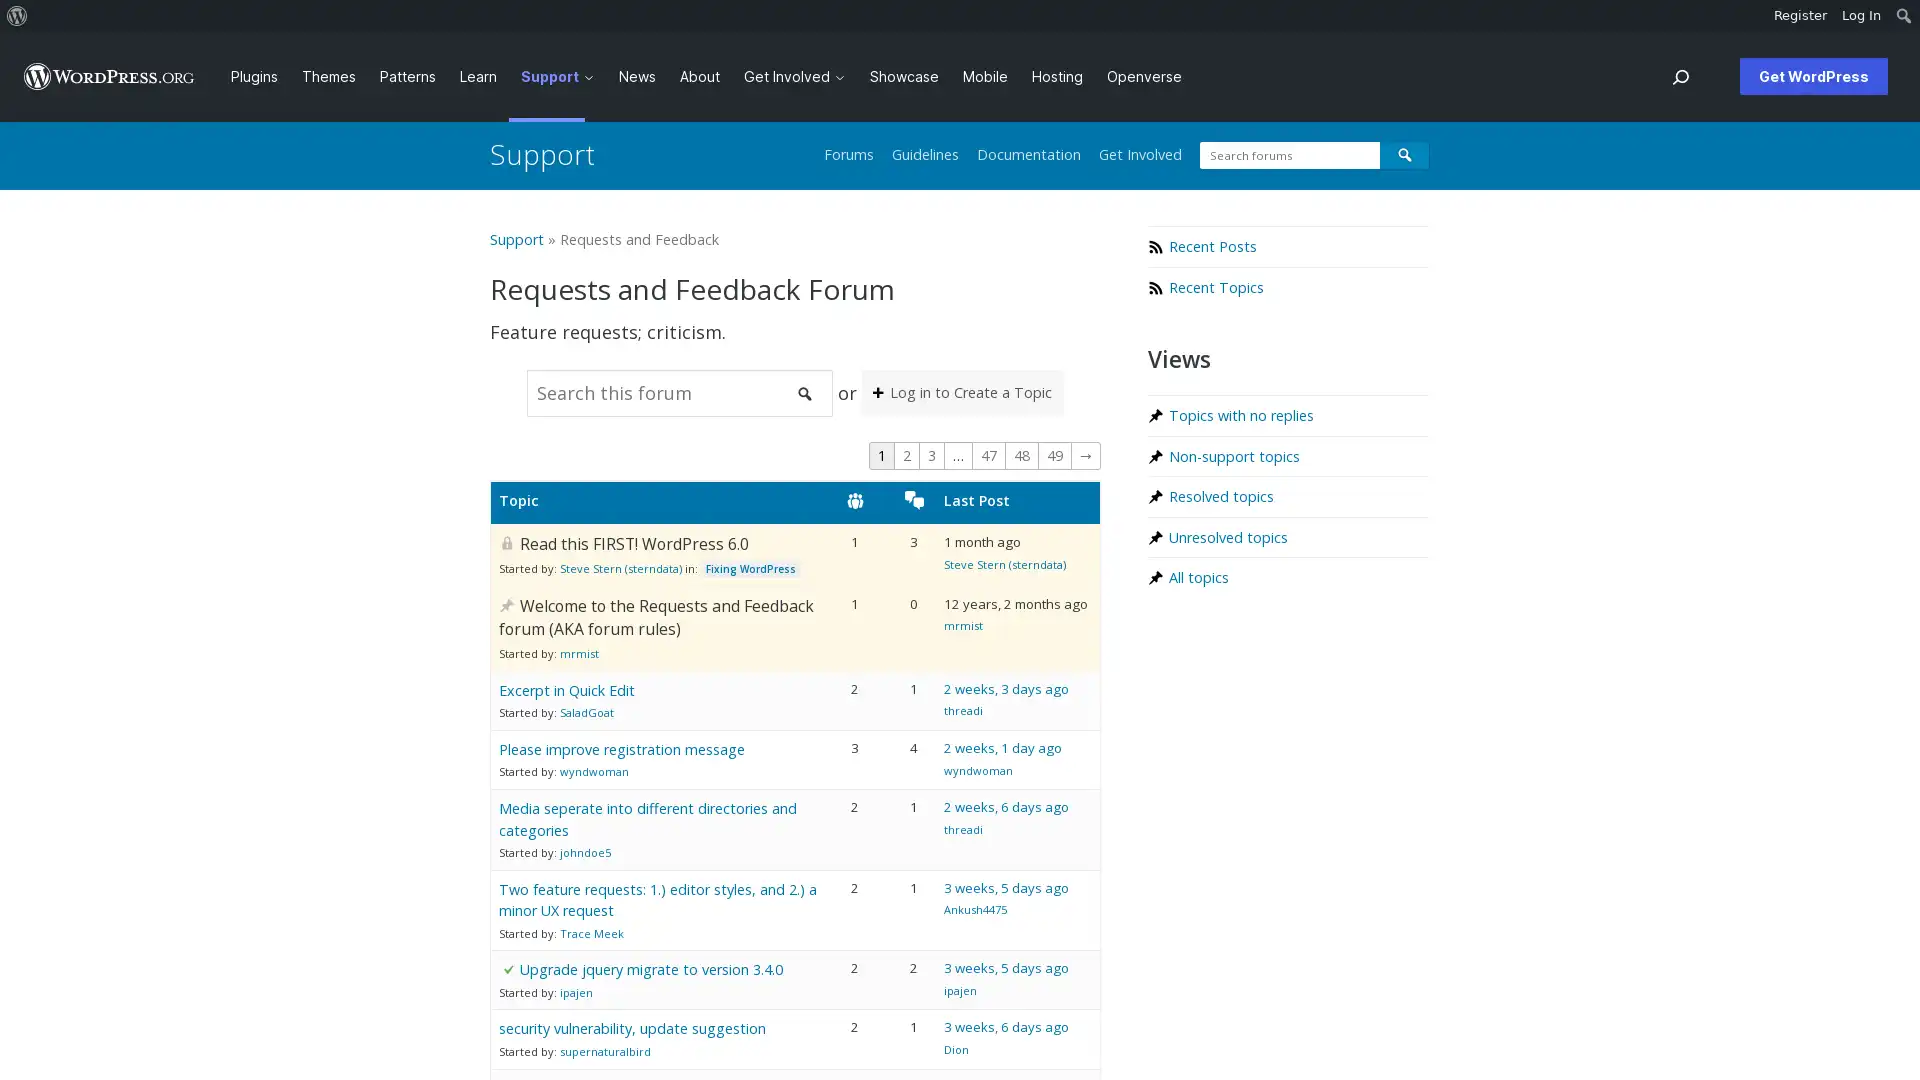  I want to click on Search forums, so click(1404, 154).